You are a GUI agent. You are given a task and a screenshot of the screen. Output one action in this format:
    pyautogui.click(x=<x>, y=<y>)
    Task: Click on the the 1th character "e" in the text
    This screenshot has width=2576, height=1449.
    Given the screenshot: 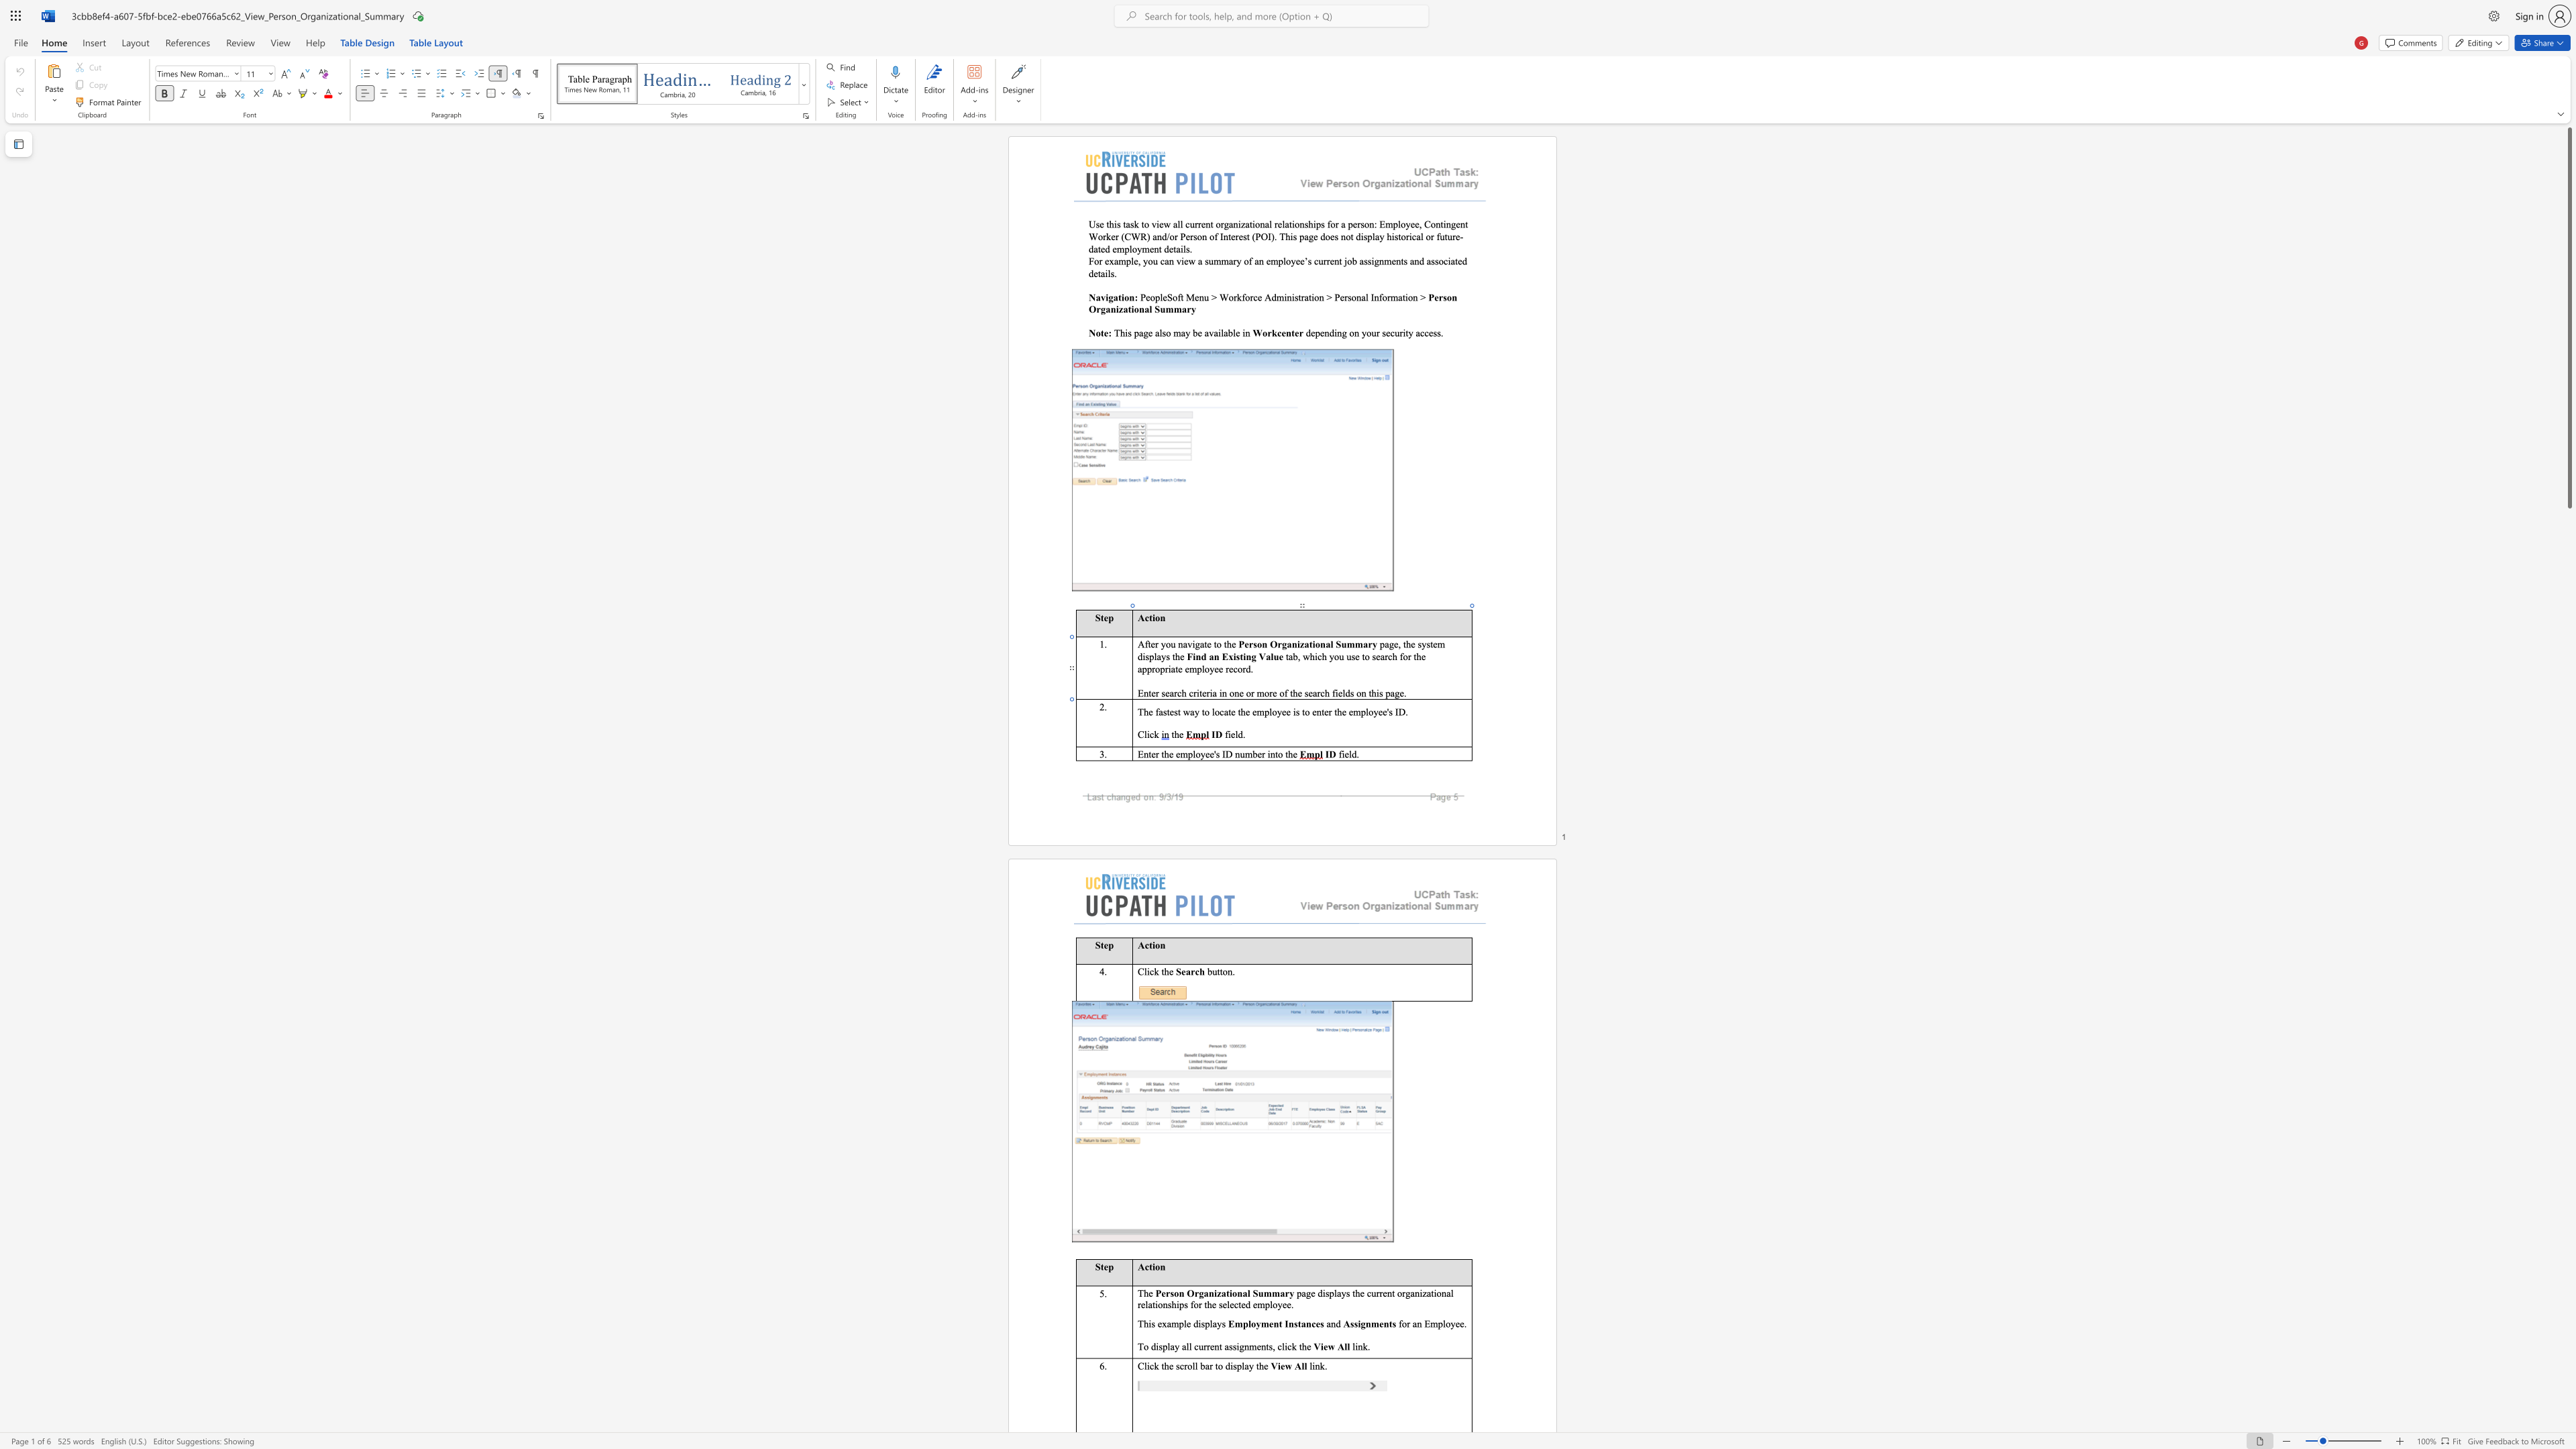 What is the action you would take?
    pyautogui.click(x=1149, y=711)
    